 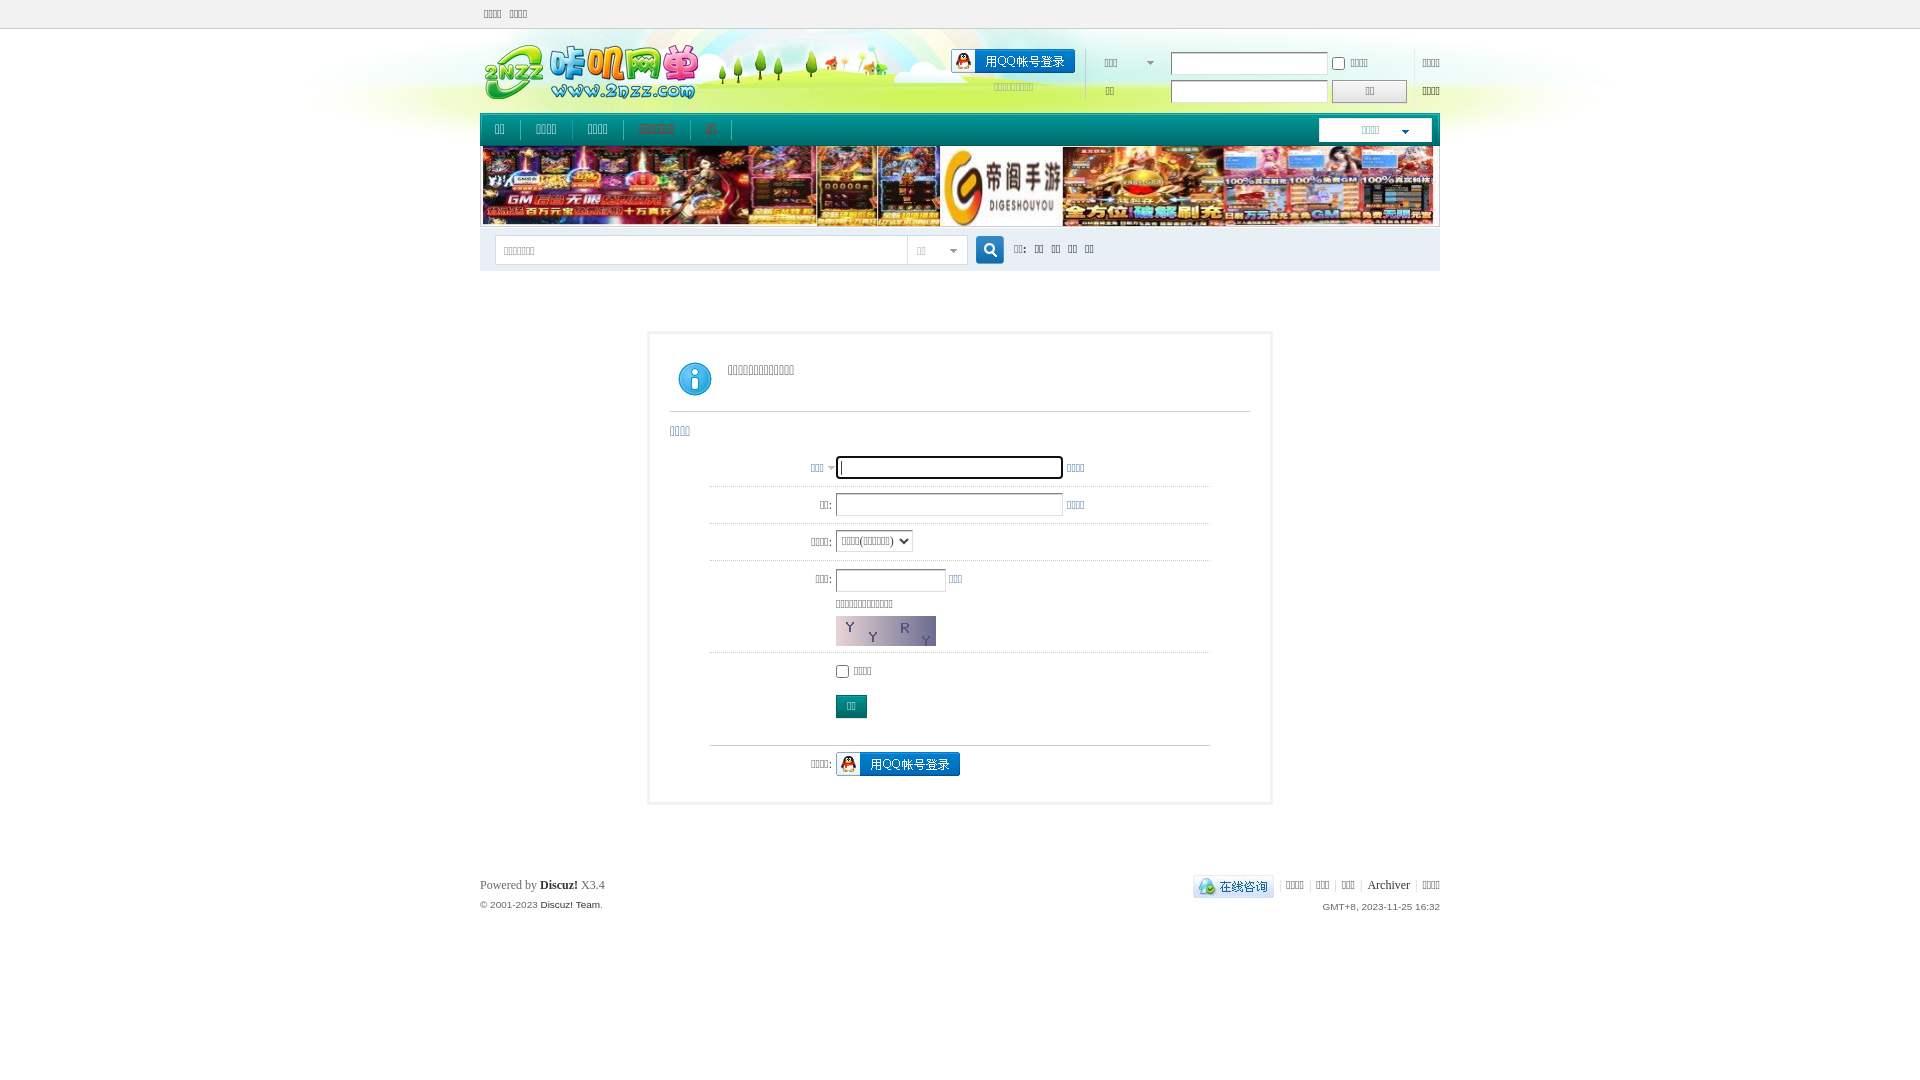 I want to click on 'Archiver', so click(x=1366, y=883).